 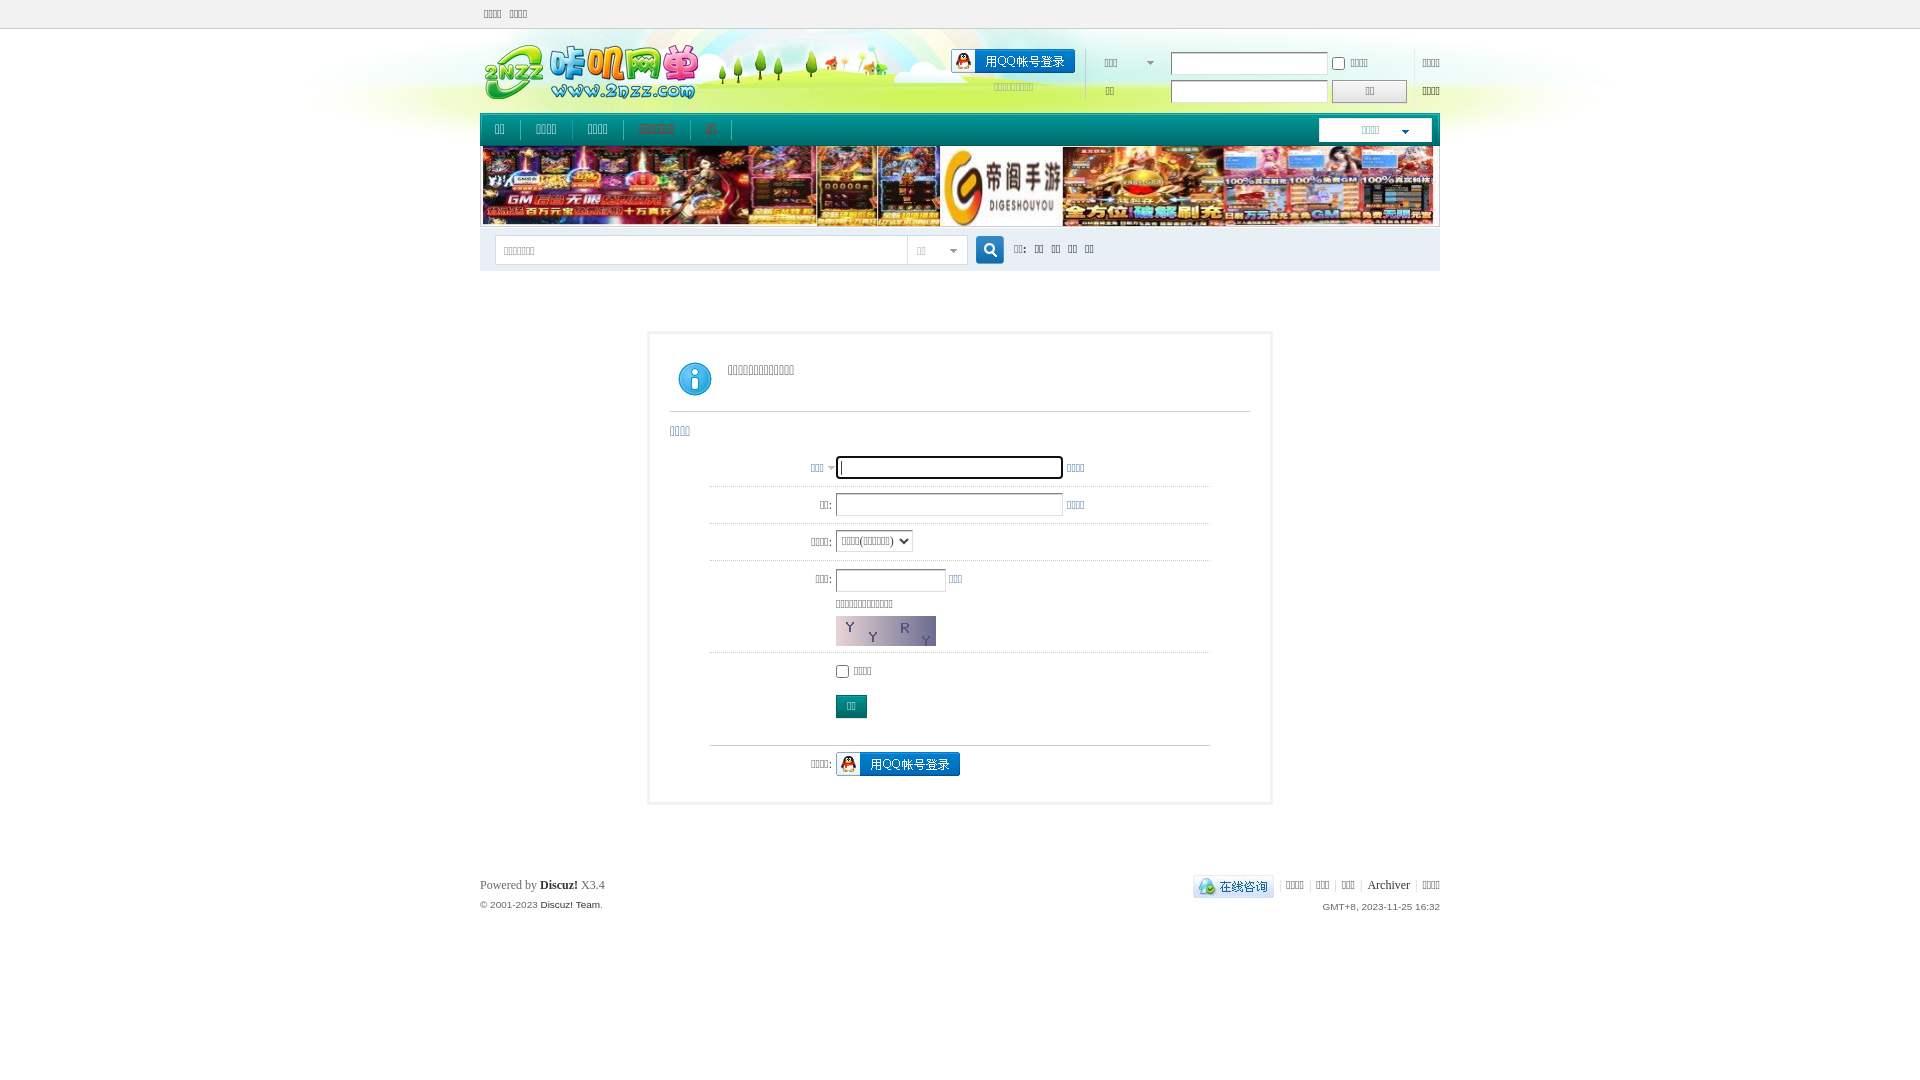 I want to click on 'Archiver', so click(x=1366, y=883).